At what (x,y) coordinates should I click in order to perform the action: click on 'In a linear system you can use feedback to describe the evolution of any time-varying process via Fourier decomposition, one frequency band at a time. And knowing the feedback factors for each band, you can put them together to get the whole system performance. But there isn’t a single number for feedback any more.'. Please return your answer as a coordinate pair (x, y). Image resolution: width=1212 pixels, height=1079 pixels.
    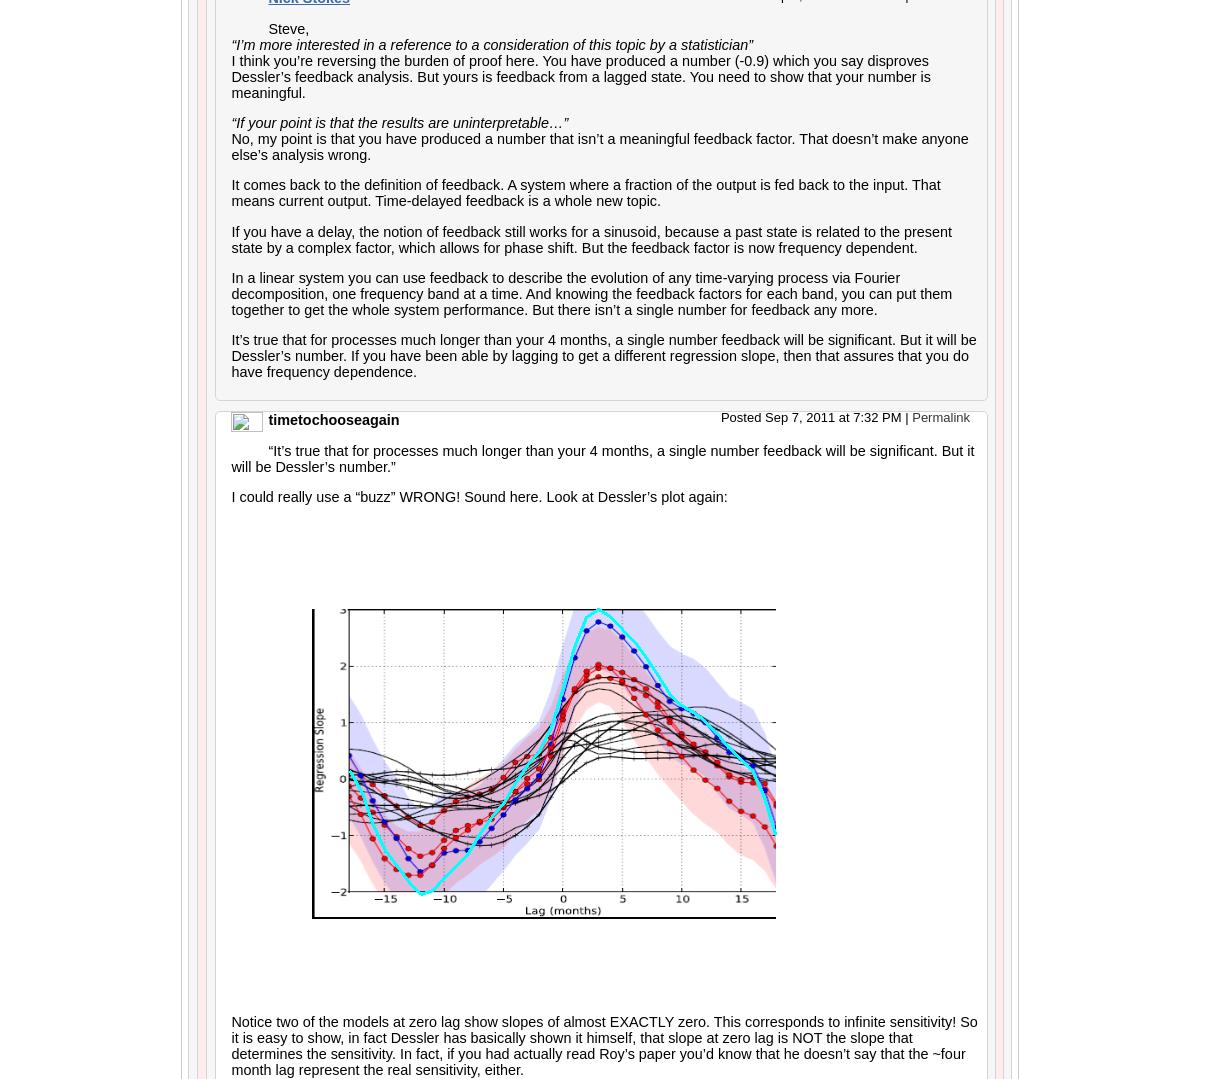
    Looking at the image, I should click on (591, 293).